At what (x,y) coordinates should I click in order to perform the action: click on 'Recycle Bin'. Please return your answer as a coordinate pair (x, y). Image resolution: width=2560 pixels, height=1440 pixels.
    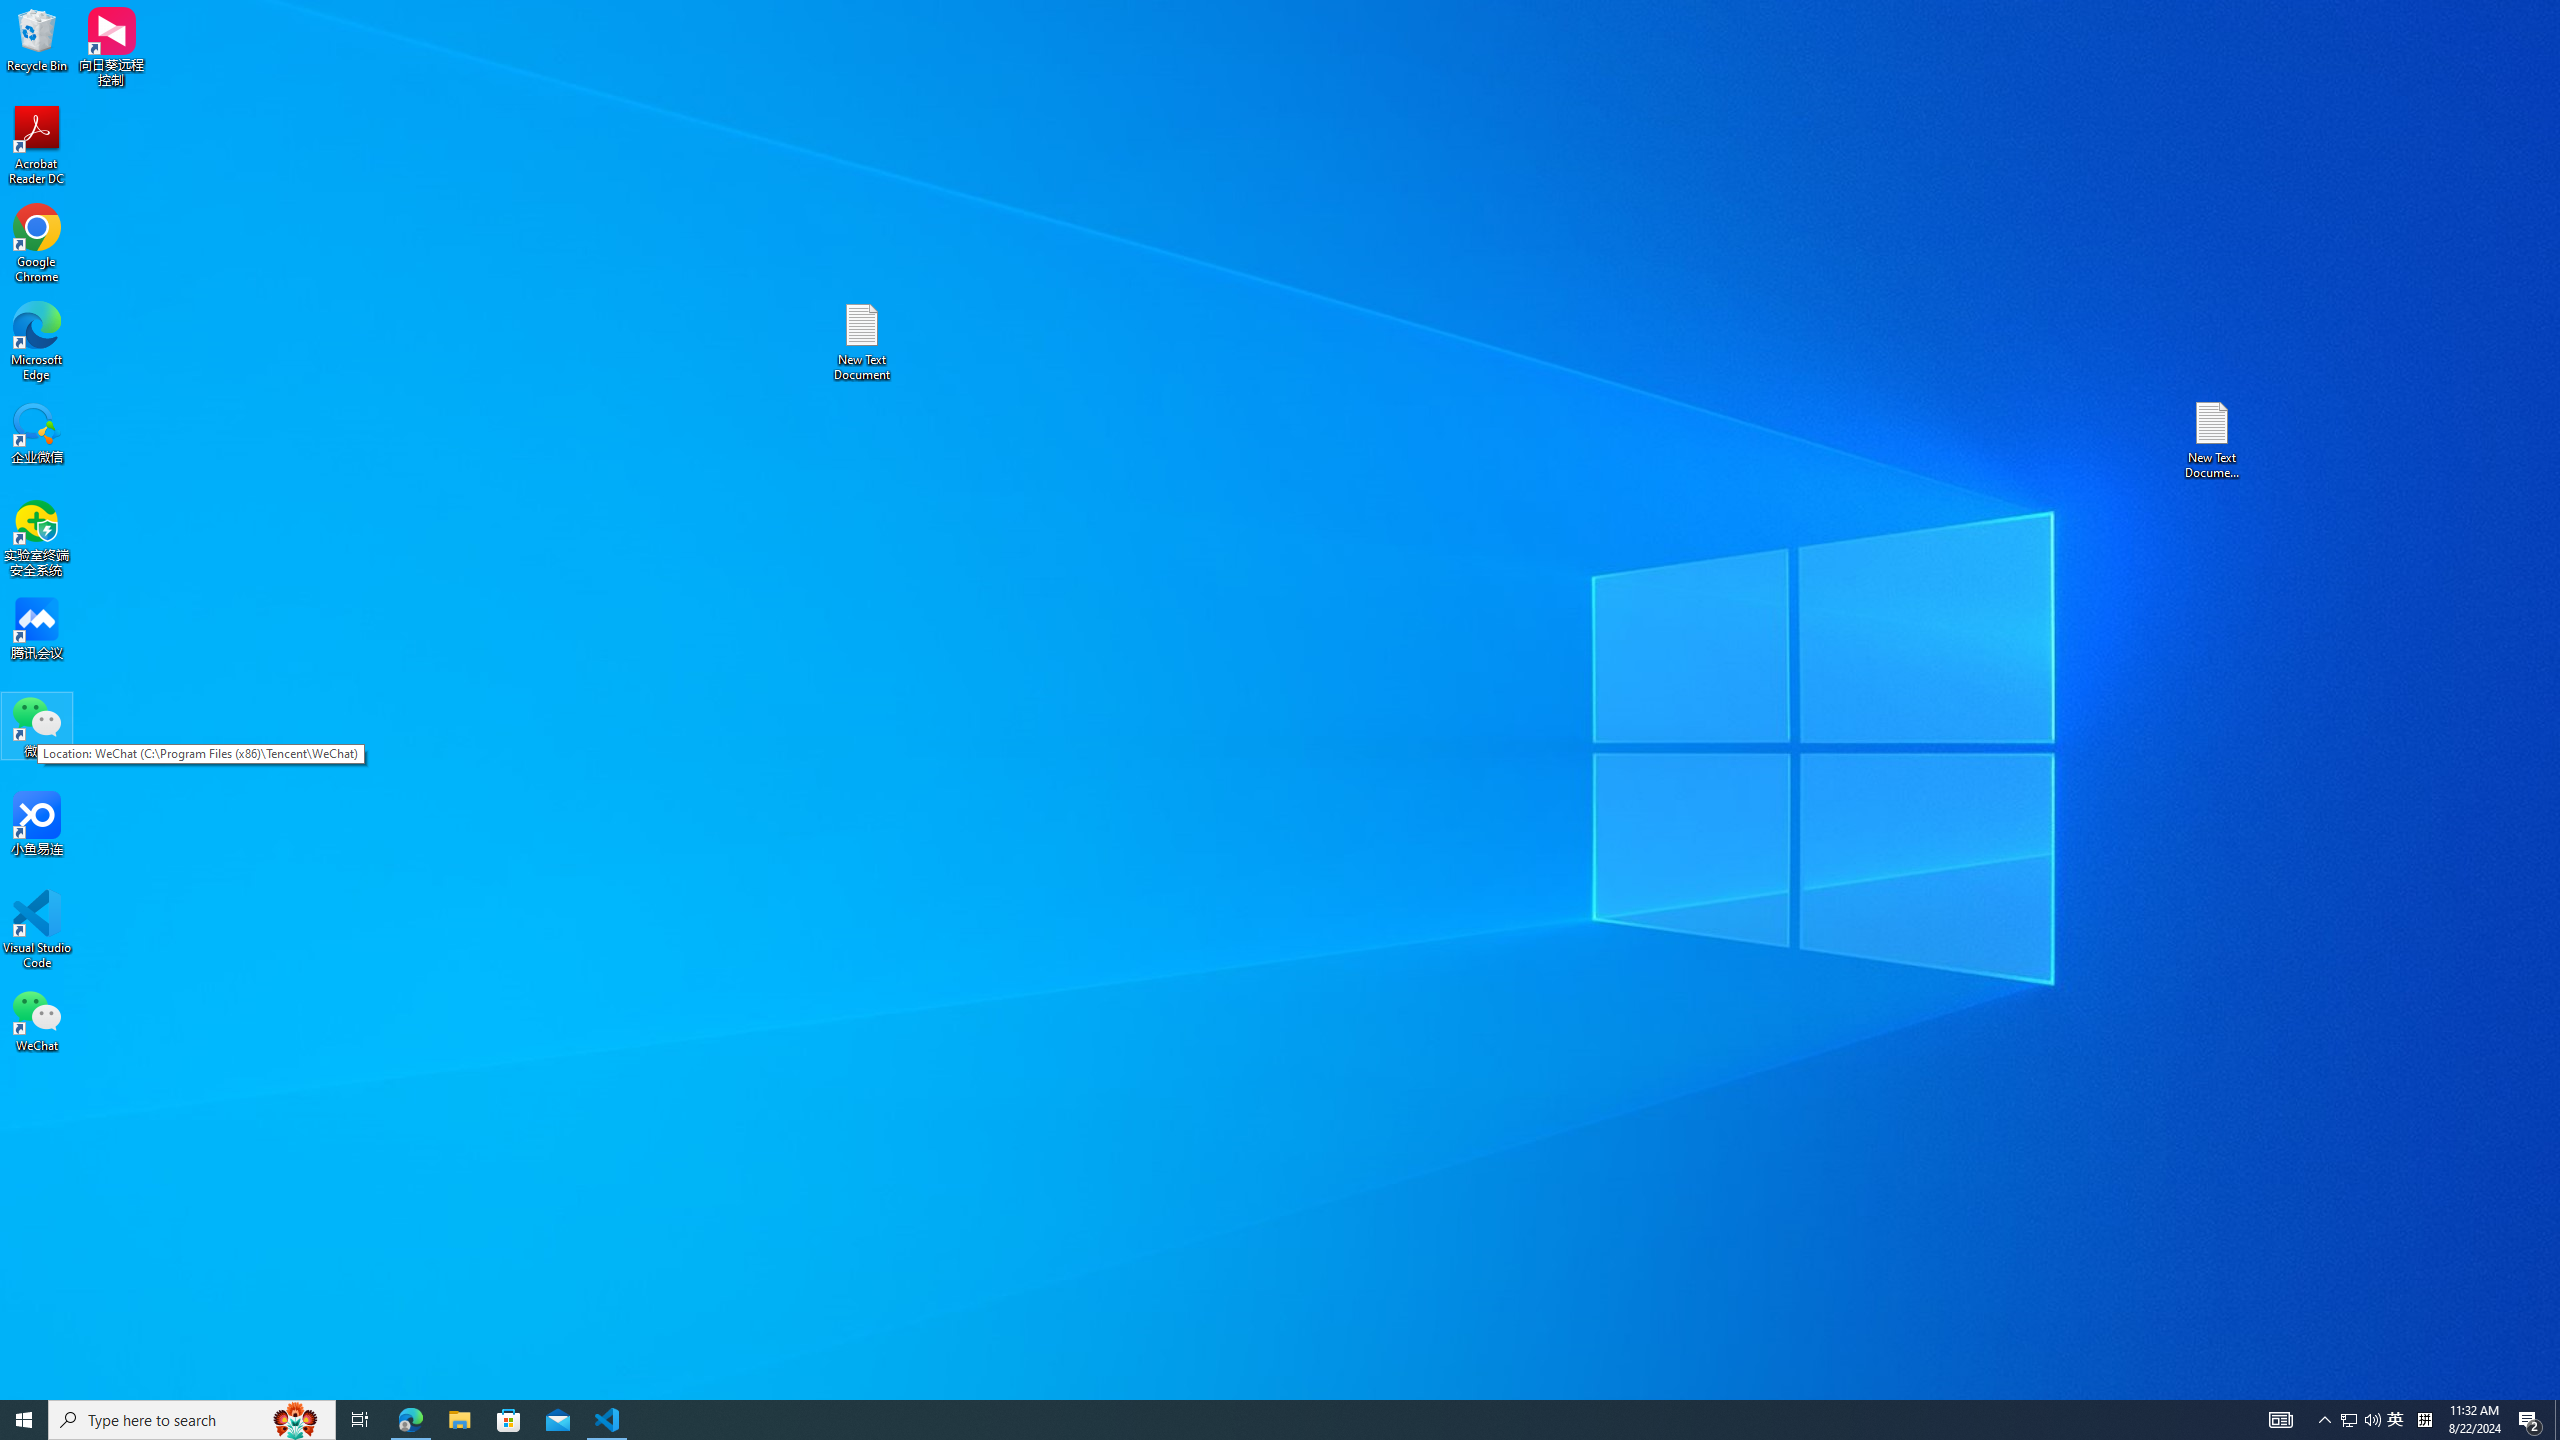
    Looking at the image, I should click on (36, 38).